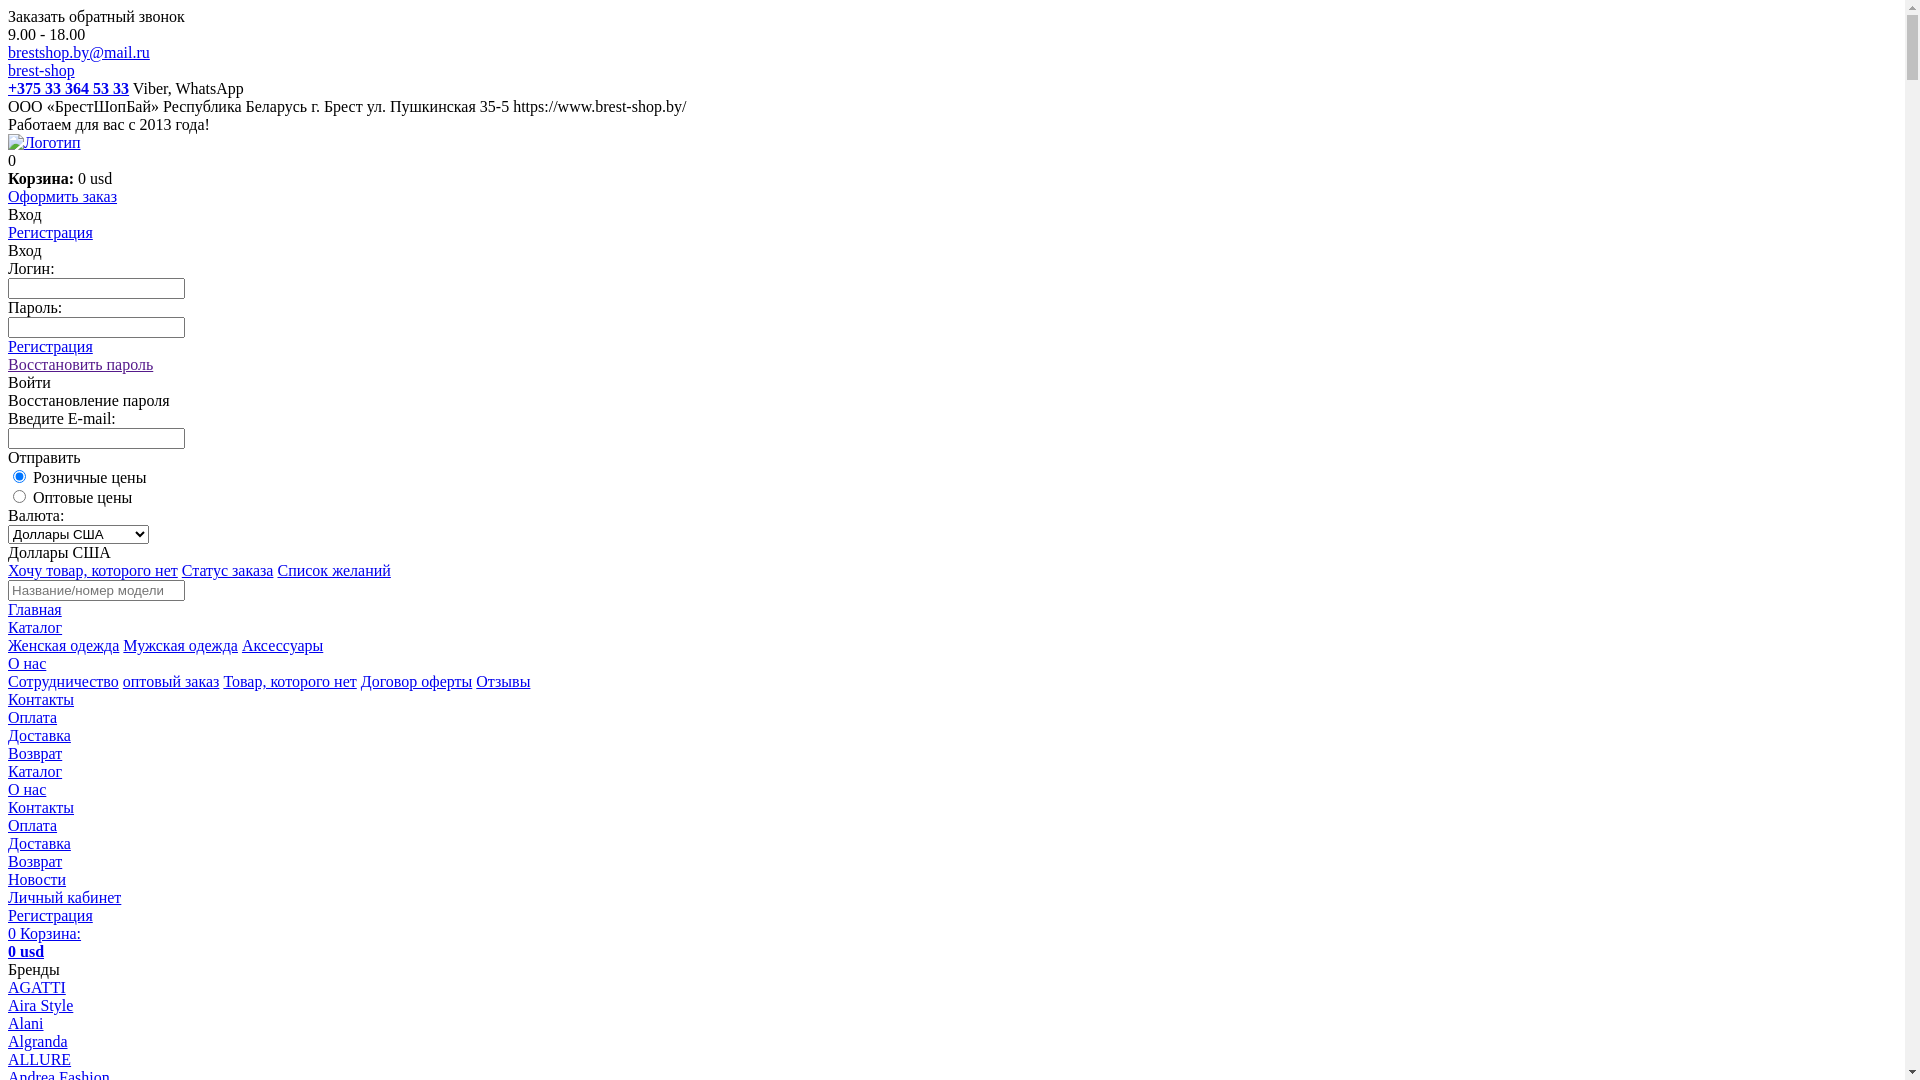  I want to click on 'brestshop.by@mail.ru', so click(78, 51).